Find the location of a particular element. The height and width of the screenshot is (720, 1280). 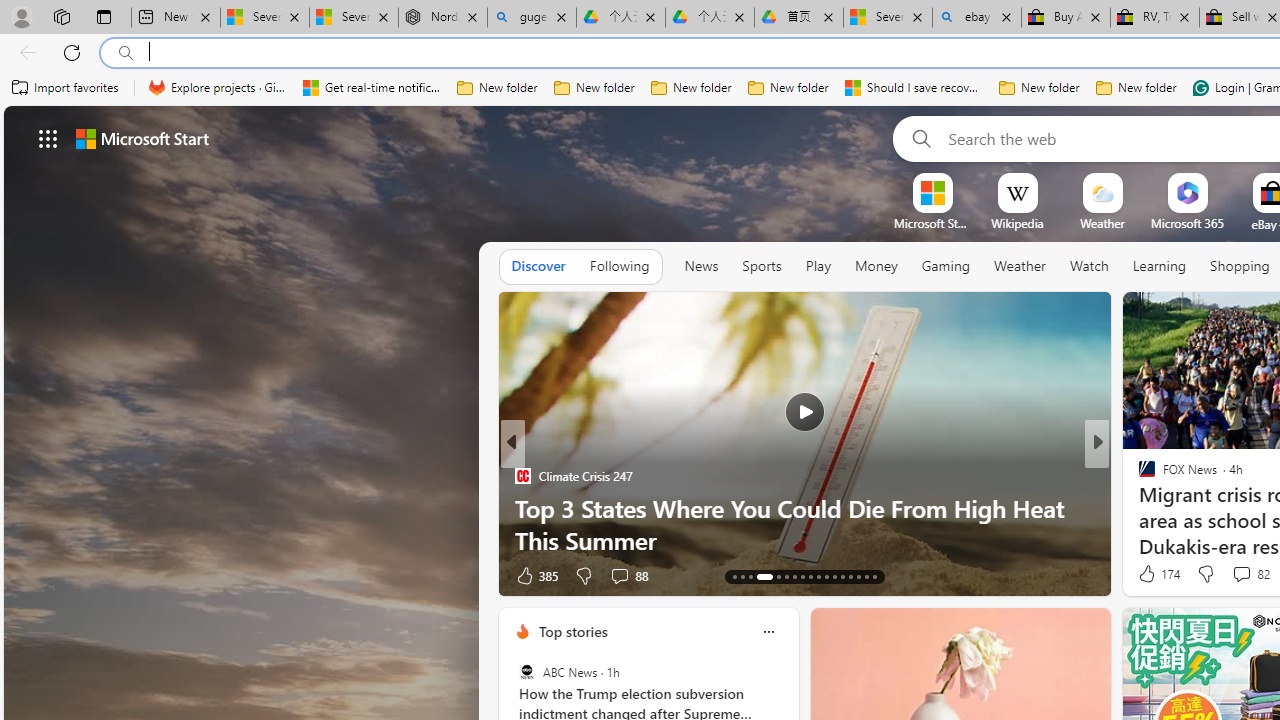

'AutomationID: tab-25' is located at coordinates (842, 577).